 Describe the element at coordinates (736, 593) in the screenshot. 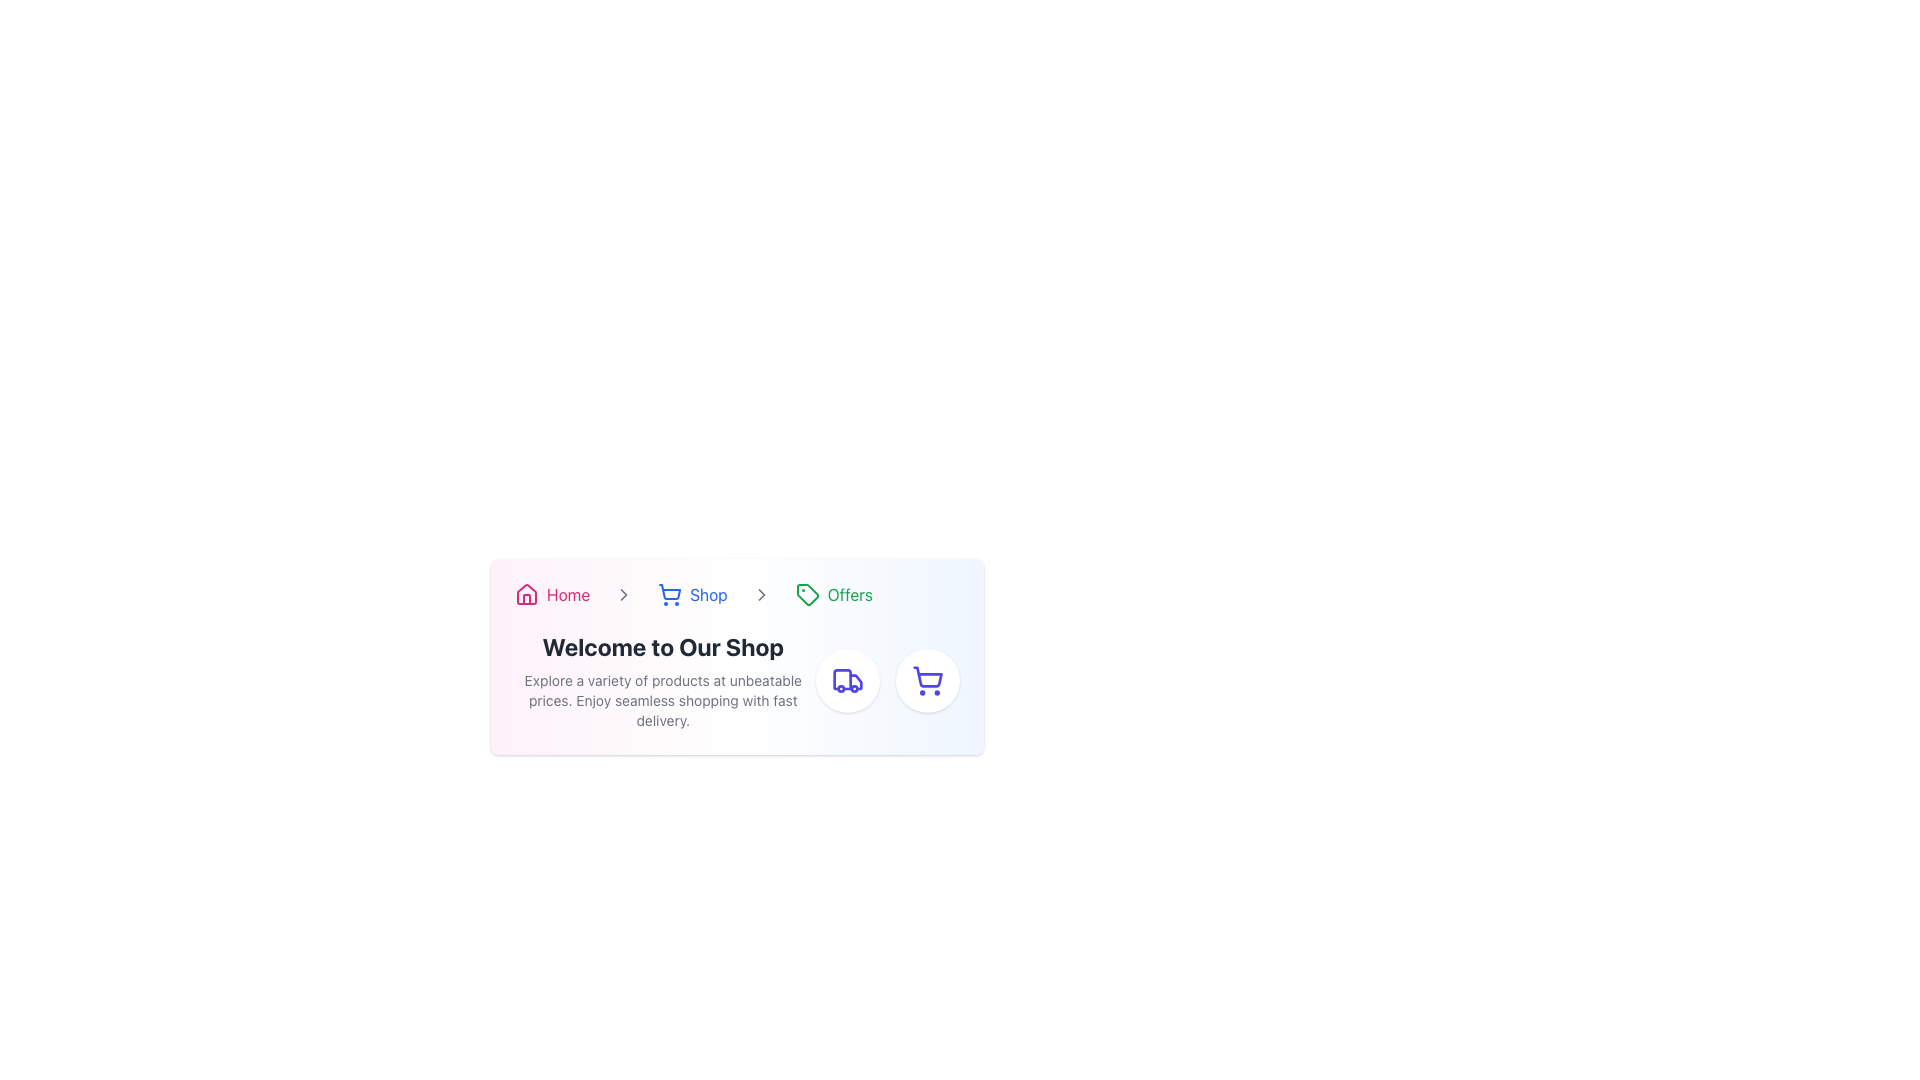

I see `the Breadcrumb navigation bar located at the top of the card, which includes sections like 'Home', 'Shop', and 'Offers'` at that location.